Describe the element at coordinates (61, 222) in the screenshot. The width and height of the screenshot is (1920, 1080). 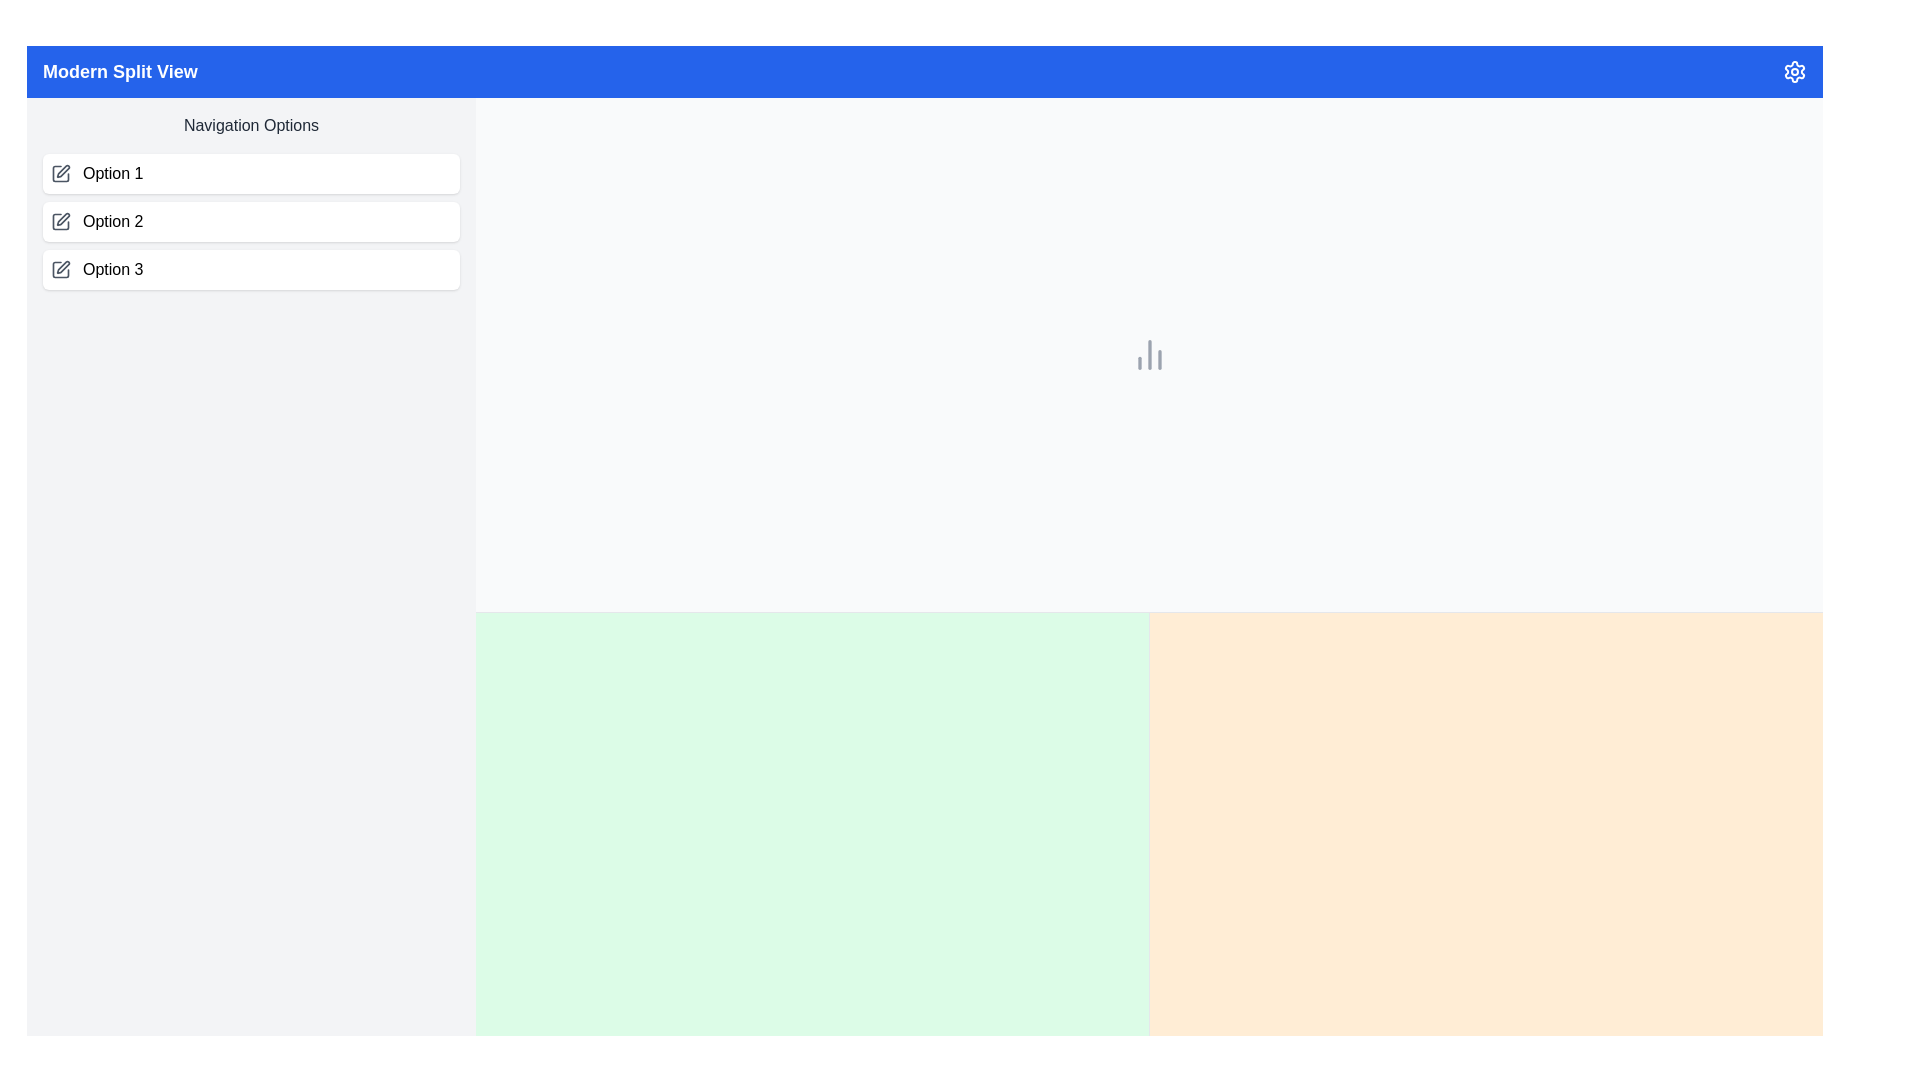
I see `the gray square pen icon located to the left of the text 'Option 2' in the sidebar navigation to initiate an edit action` at that location.